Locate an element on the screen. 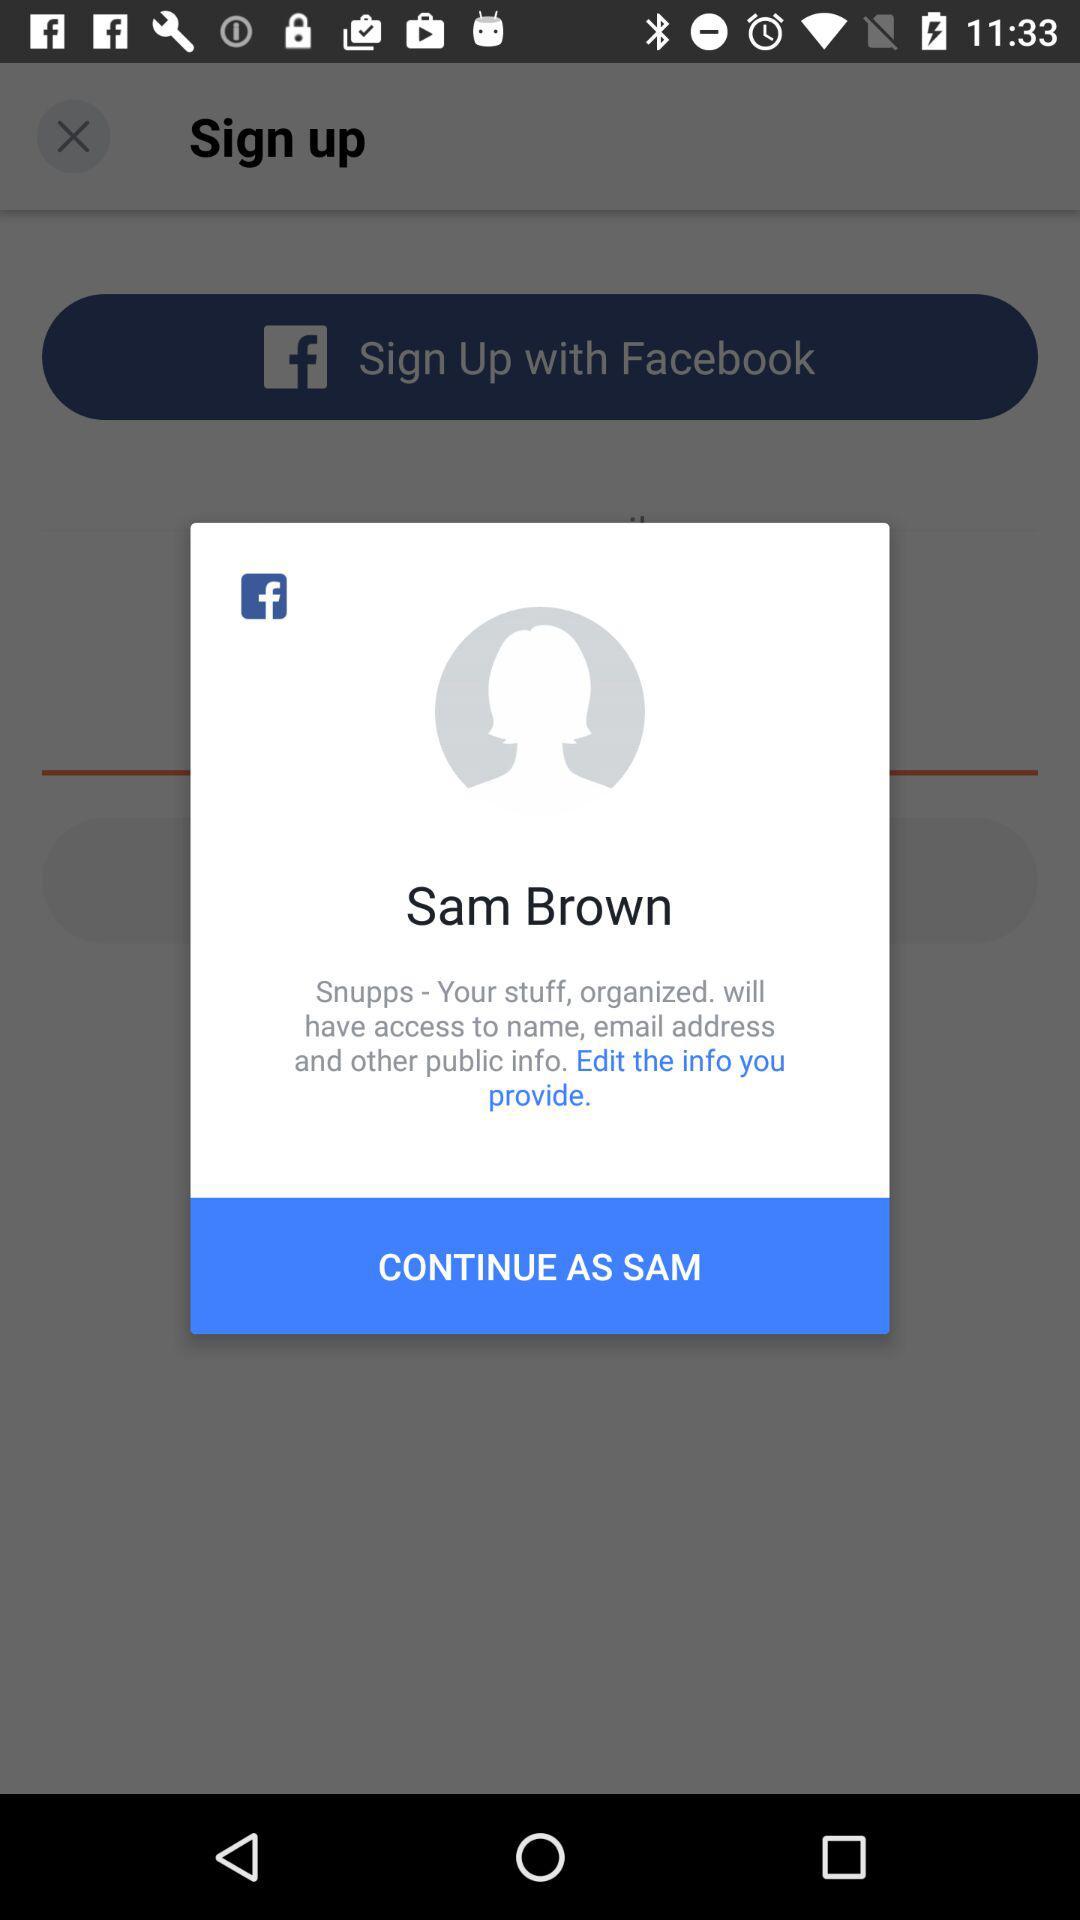 This screenshot has width=1080, height=1920. snupps your stuff item is located at coordinates (540, 1041).